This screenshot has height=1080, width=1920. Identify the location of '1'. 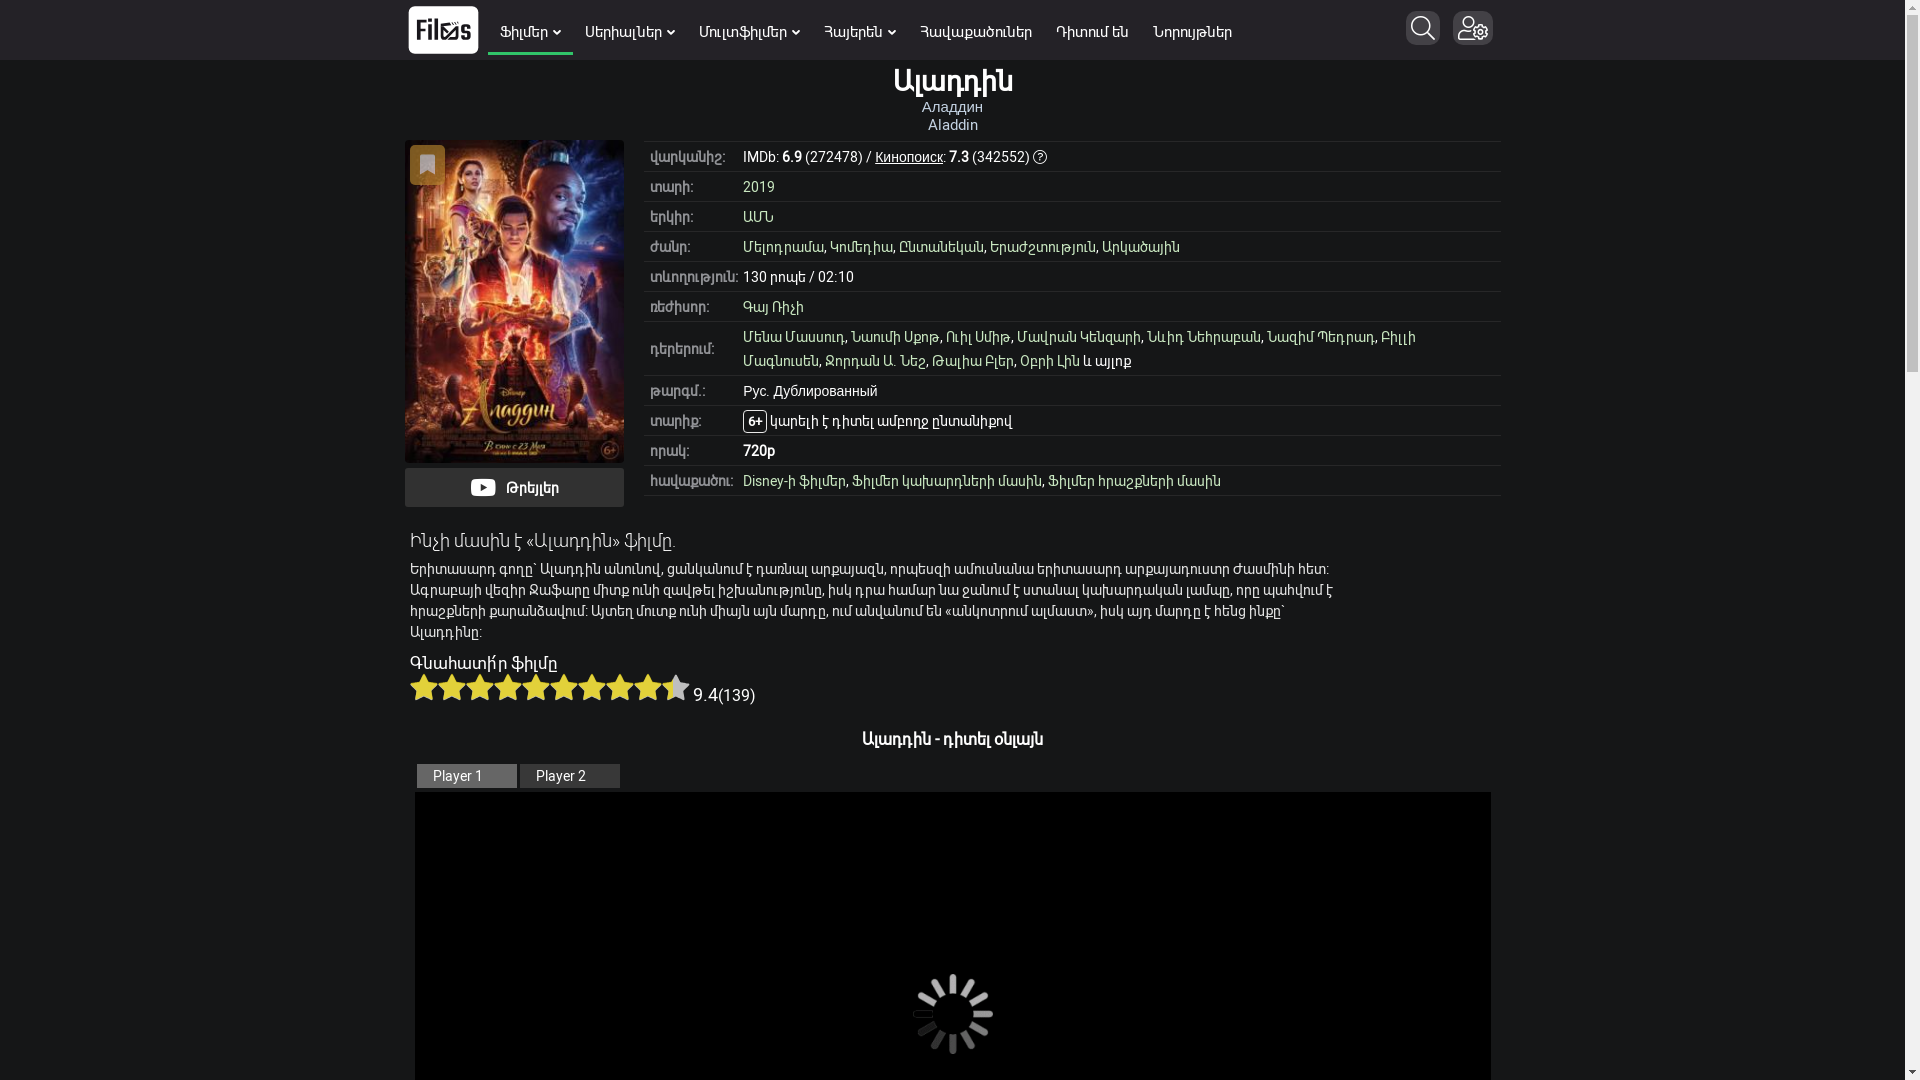
(422, 685).